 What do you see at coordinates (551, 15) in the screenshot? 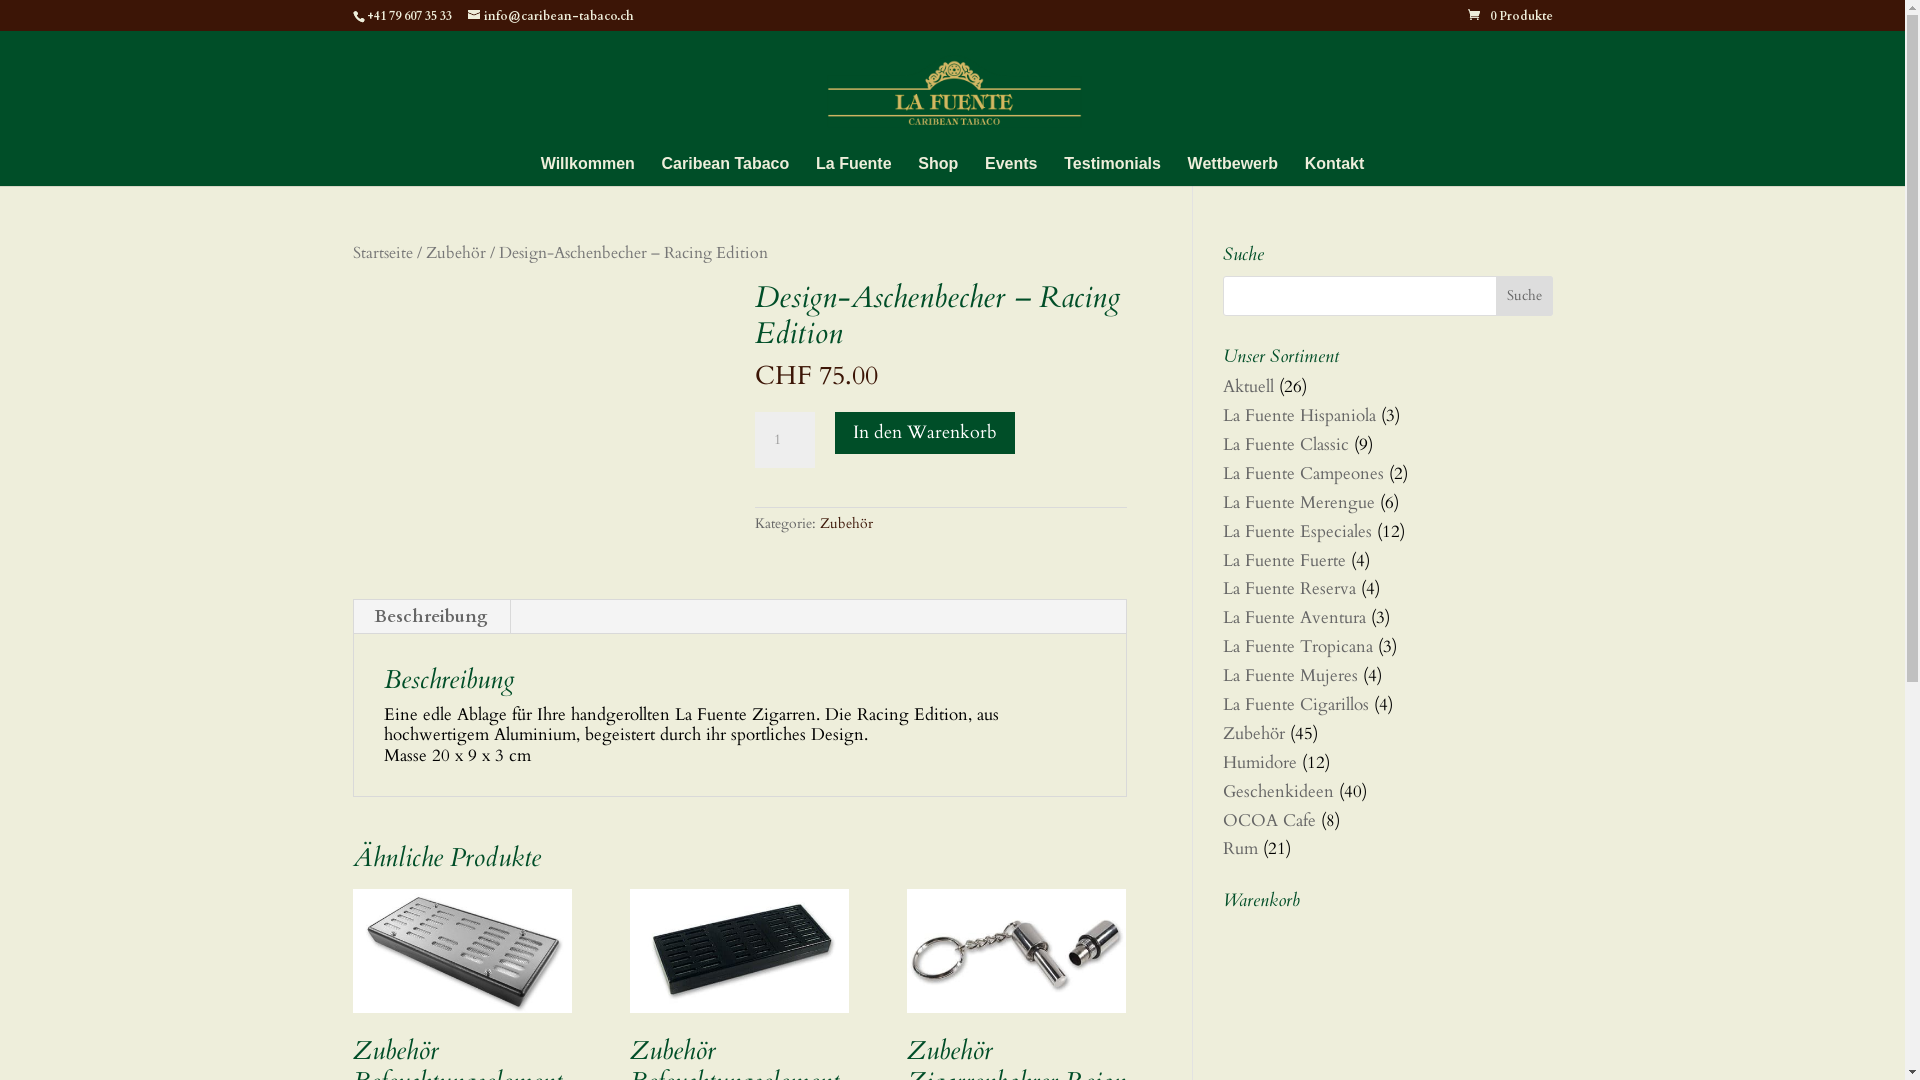
I see `'info@caribean-tabaco.ch'` at bounding box center [551, 15].